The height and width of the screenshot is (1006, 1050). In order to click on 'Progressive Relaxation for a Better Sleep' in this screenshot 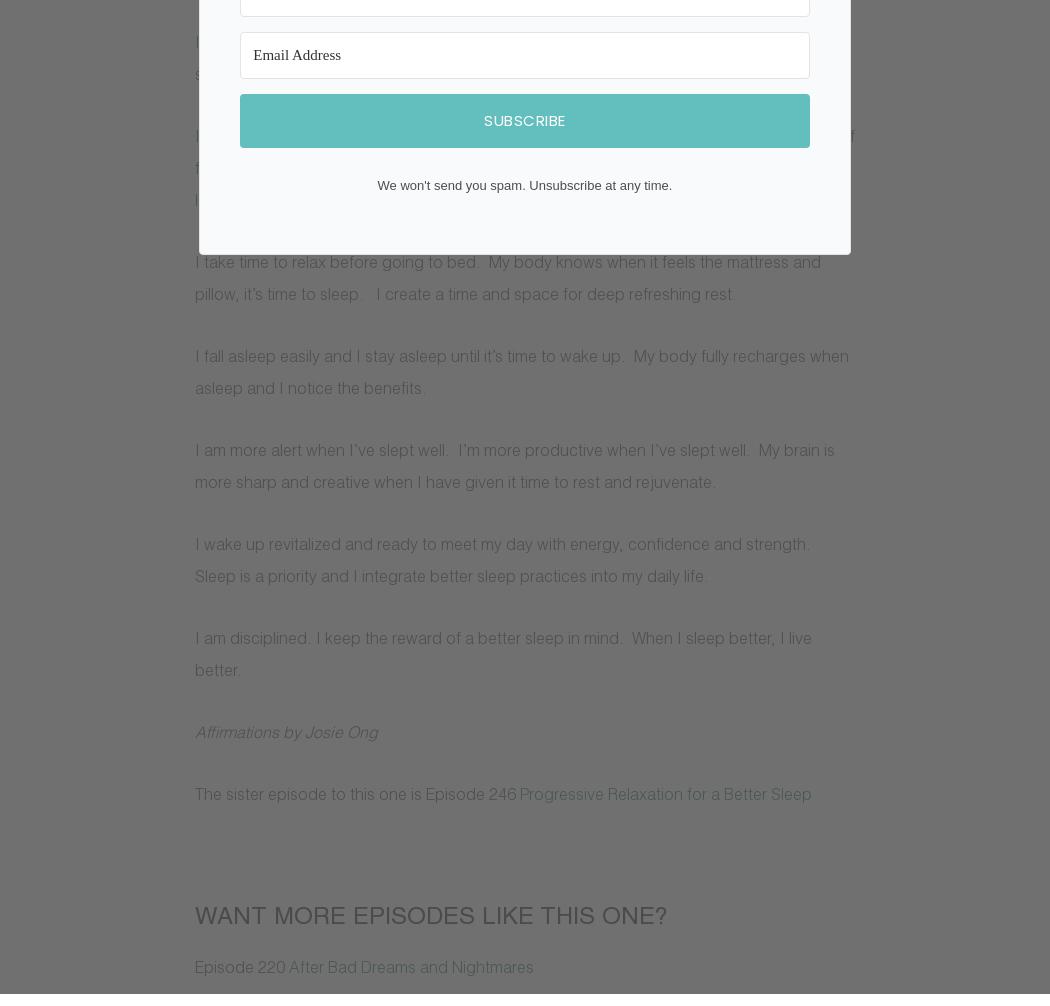, I will do `click(665, 795)`.